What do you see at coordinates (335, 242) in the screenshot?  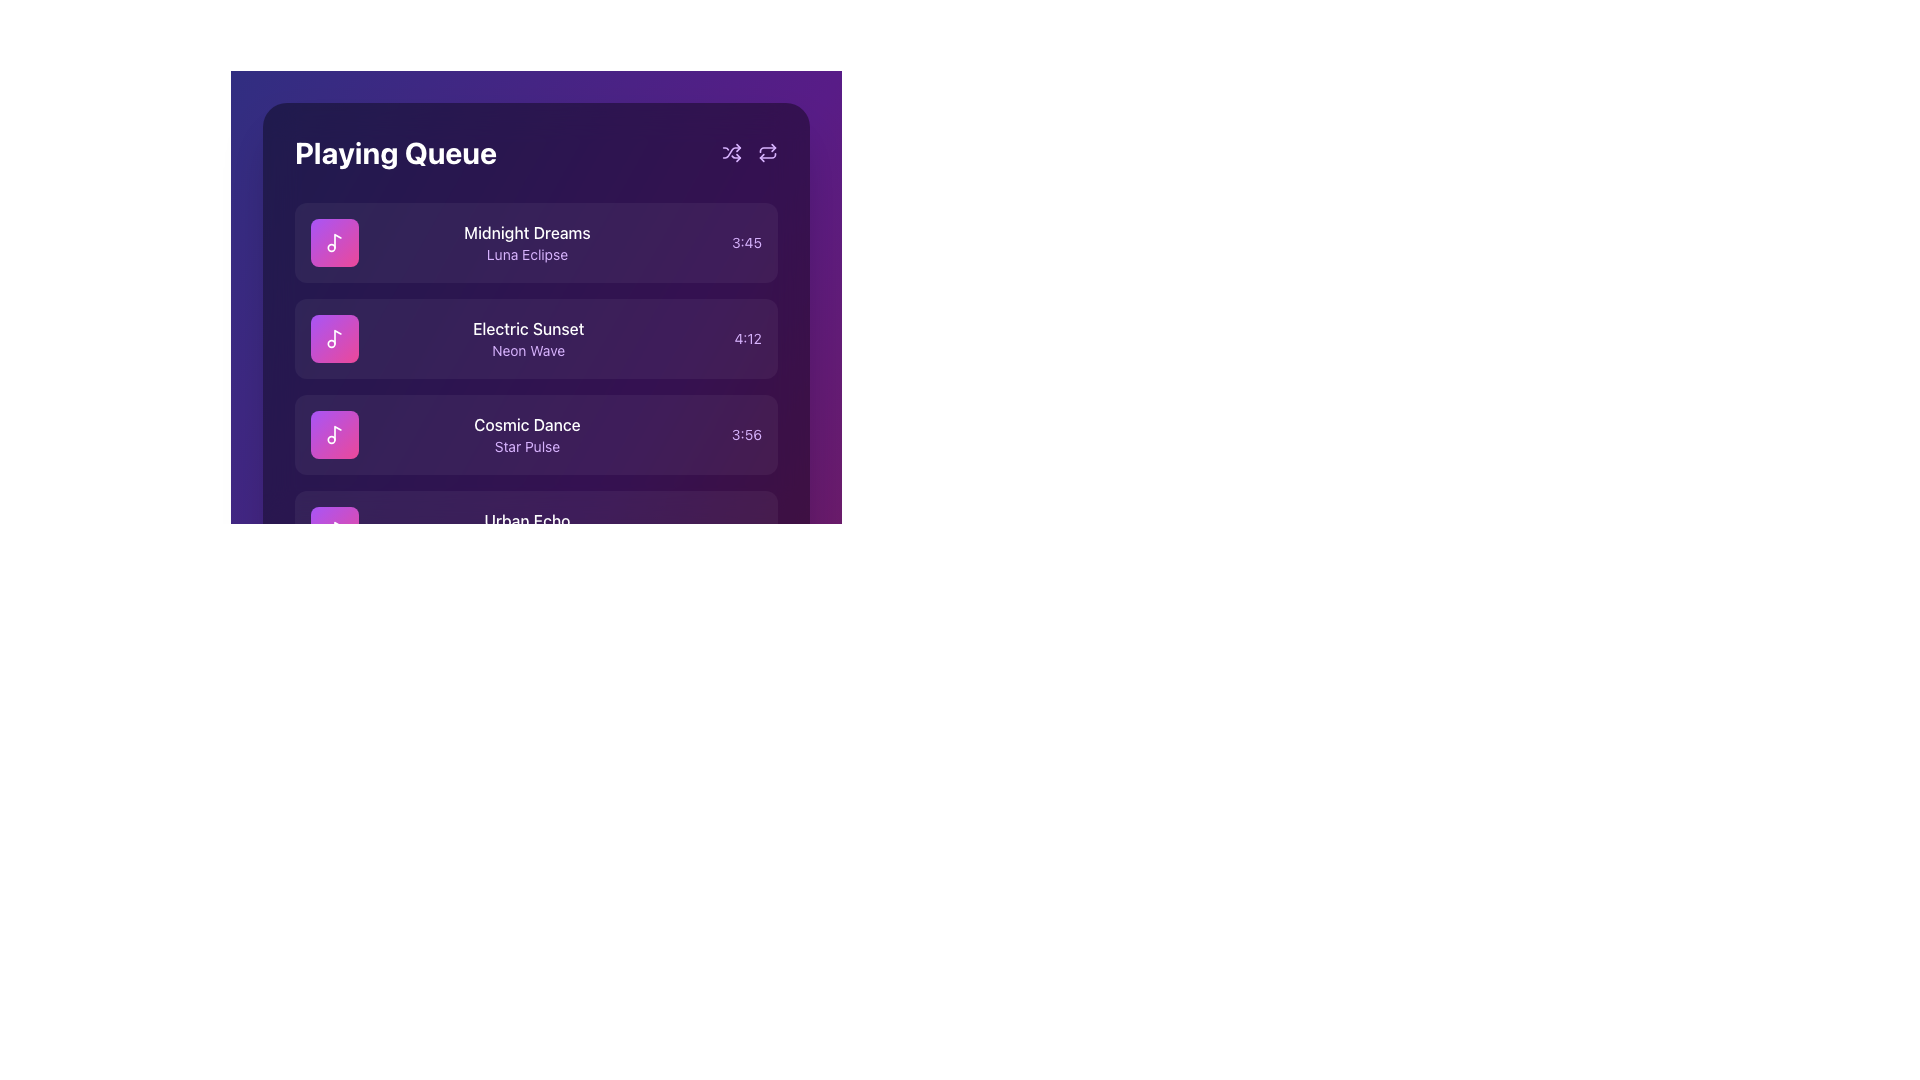 I see `the design of the square UI component with a gradient background from purple to pink, featuring a white music note icon, located in the 'Playing Queue' list before the texts 'Midnight Dreams' and 'Luna Eclipse'` at bounding box center [335, 242].